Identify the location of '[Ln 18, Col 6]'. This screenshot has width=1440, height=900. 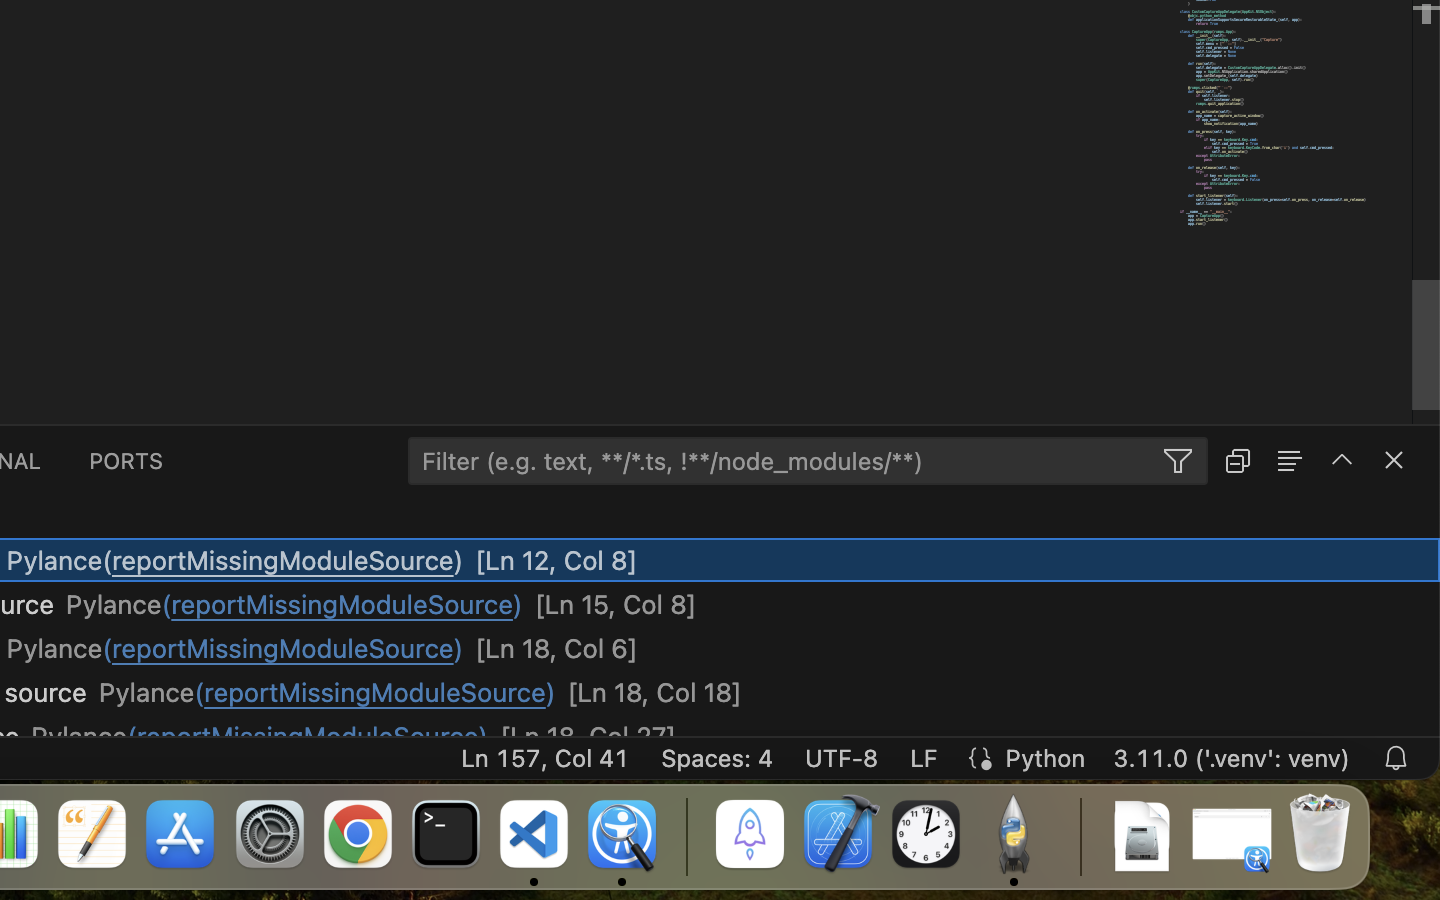
(556, 648).